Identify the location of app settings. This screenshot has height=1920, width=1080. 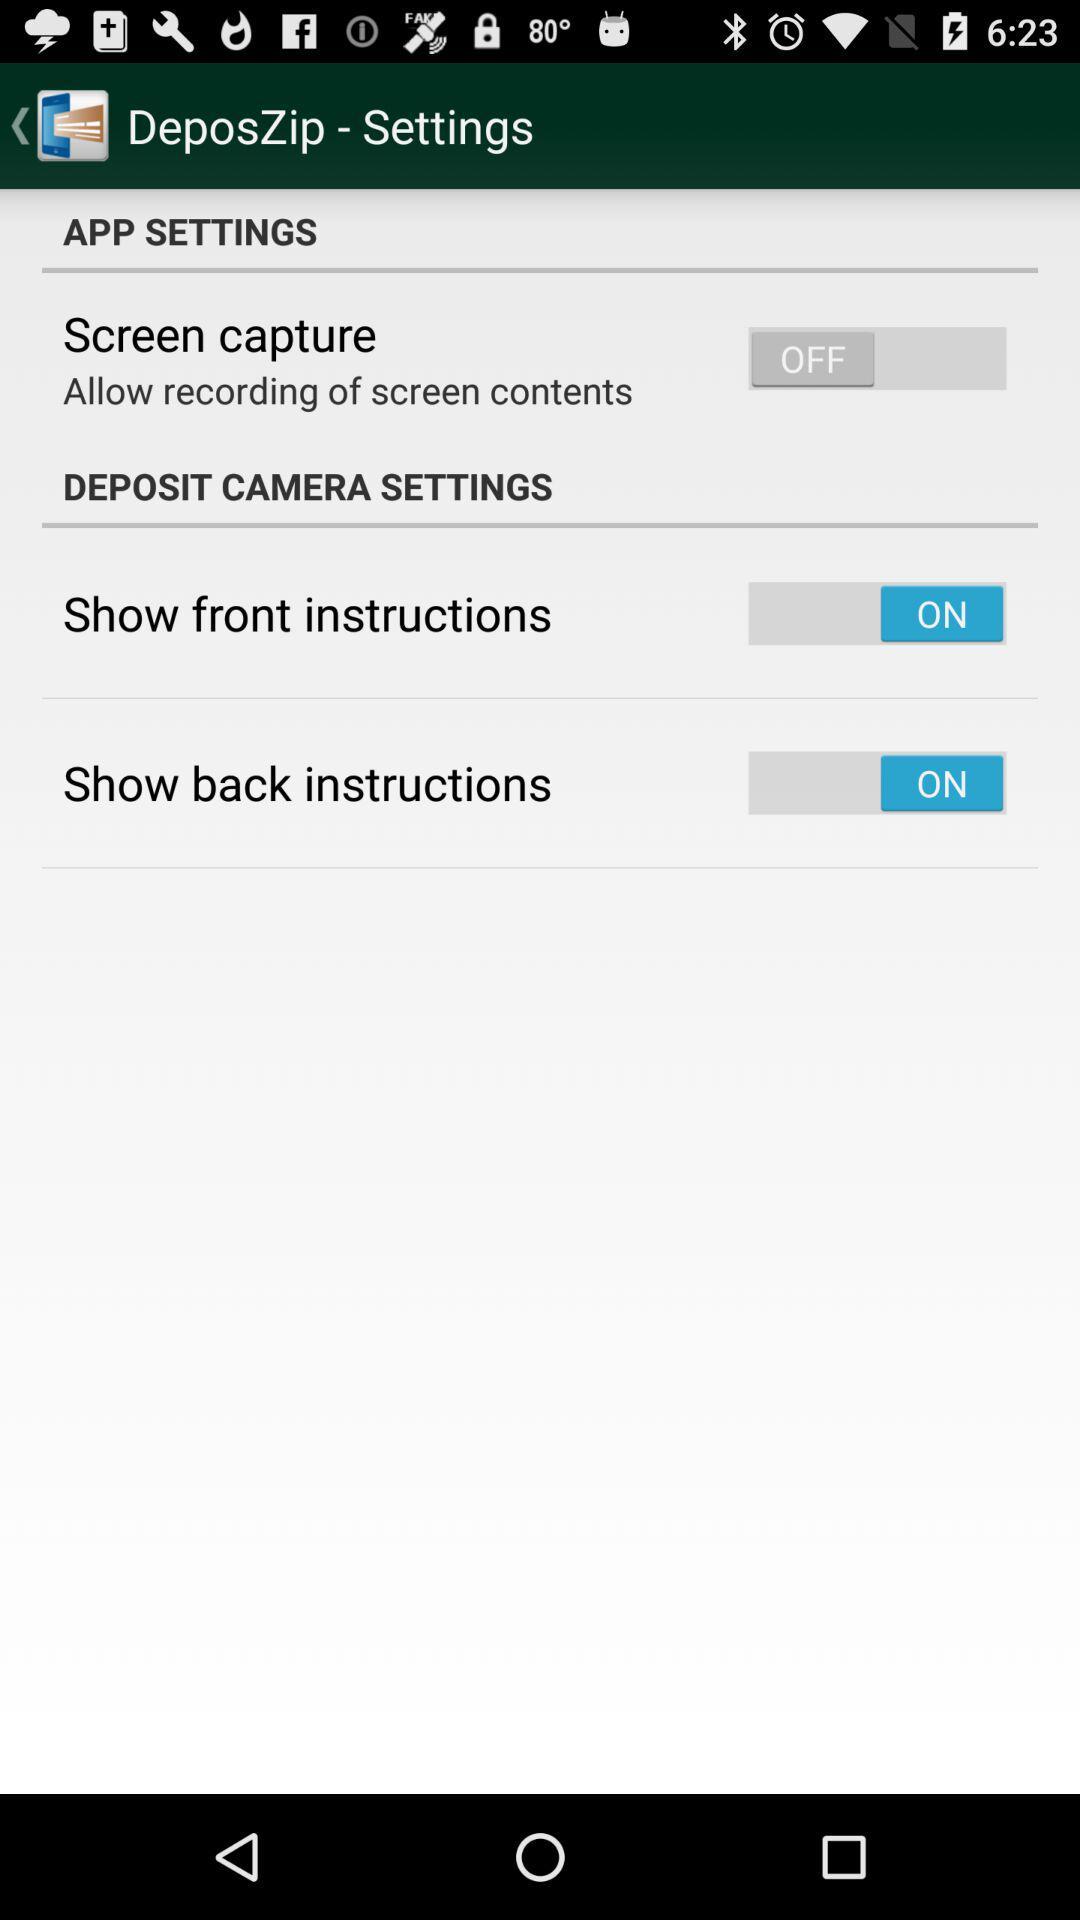
(540, 230).